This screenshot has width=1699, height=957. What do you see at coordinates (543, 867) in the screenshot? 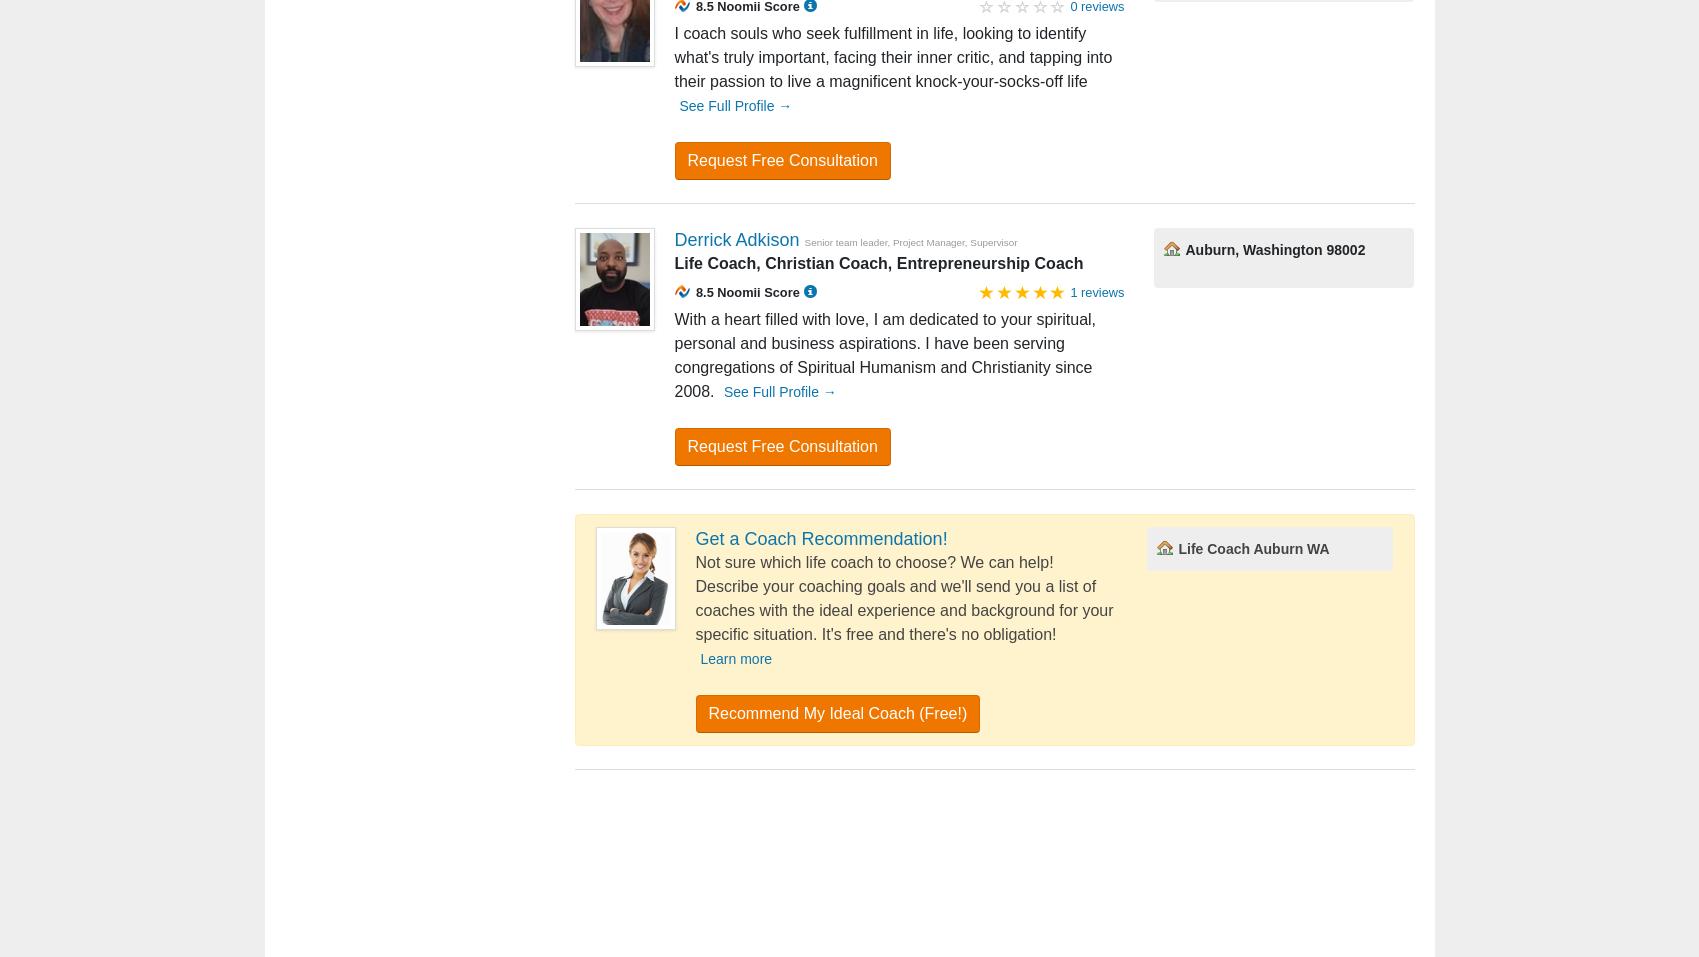
I see `'Relationship Coaching'` at bounding box center [543, 867].